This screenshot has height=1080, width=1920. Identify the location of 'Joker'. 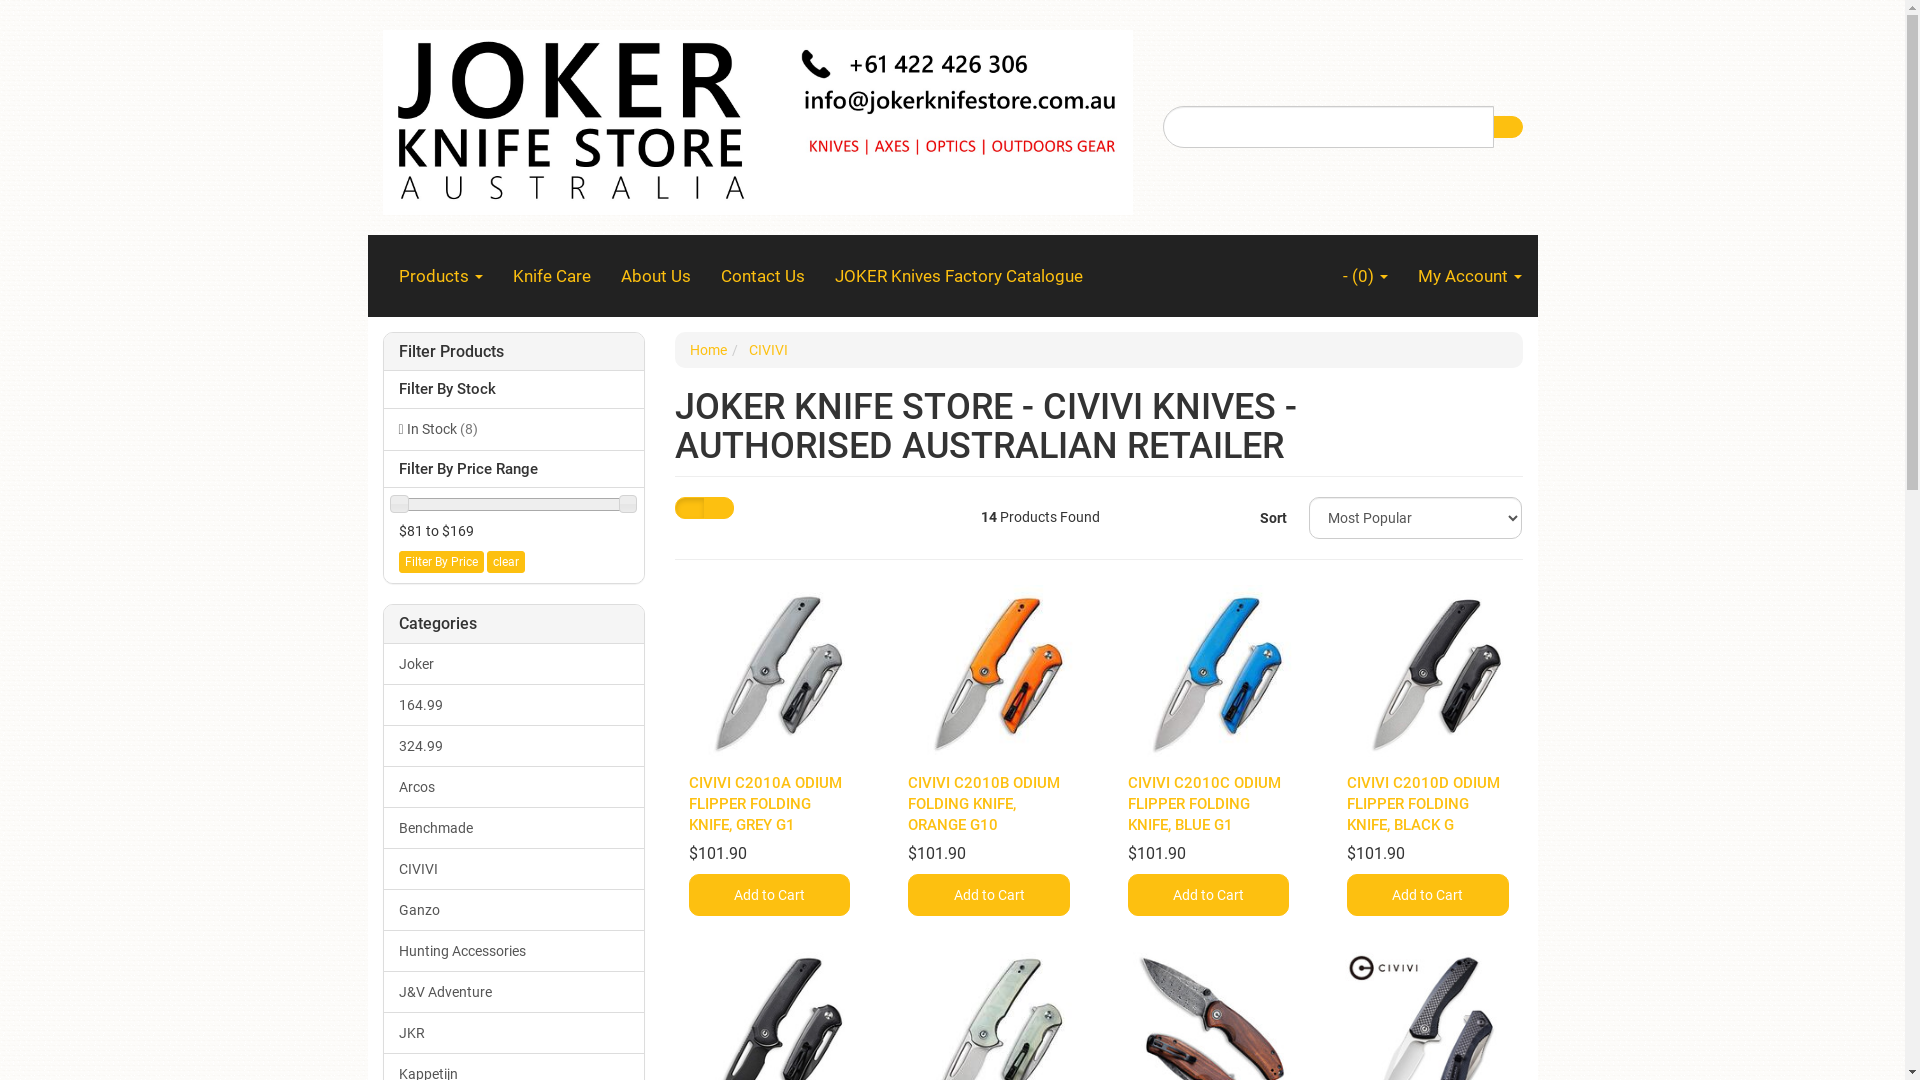
(514, 664).